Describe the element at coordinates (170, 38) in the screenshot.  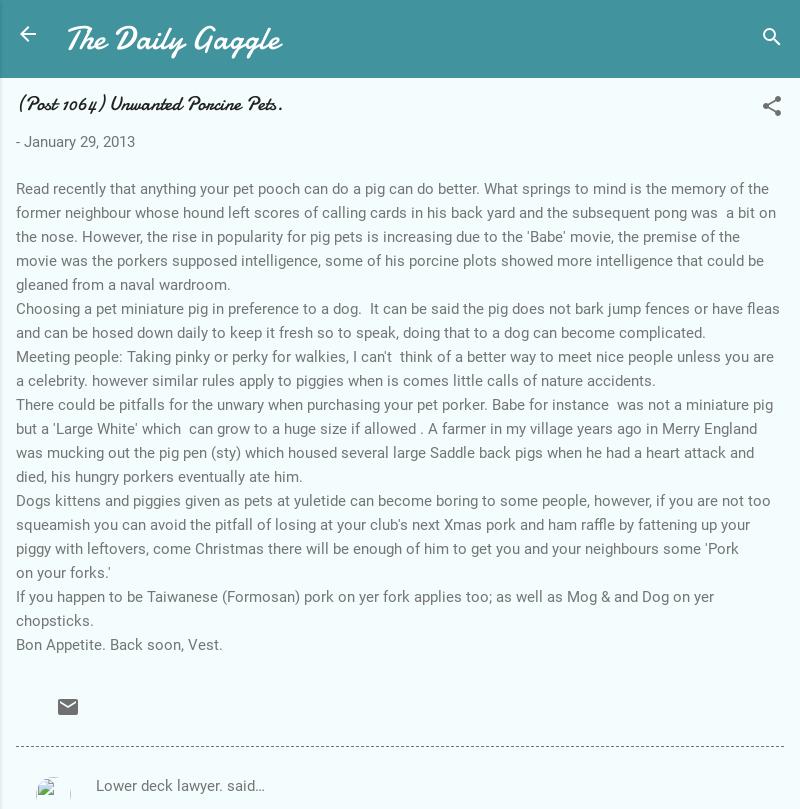
I see `'The Daily Gaggle'` at that location.